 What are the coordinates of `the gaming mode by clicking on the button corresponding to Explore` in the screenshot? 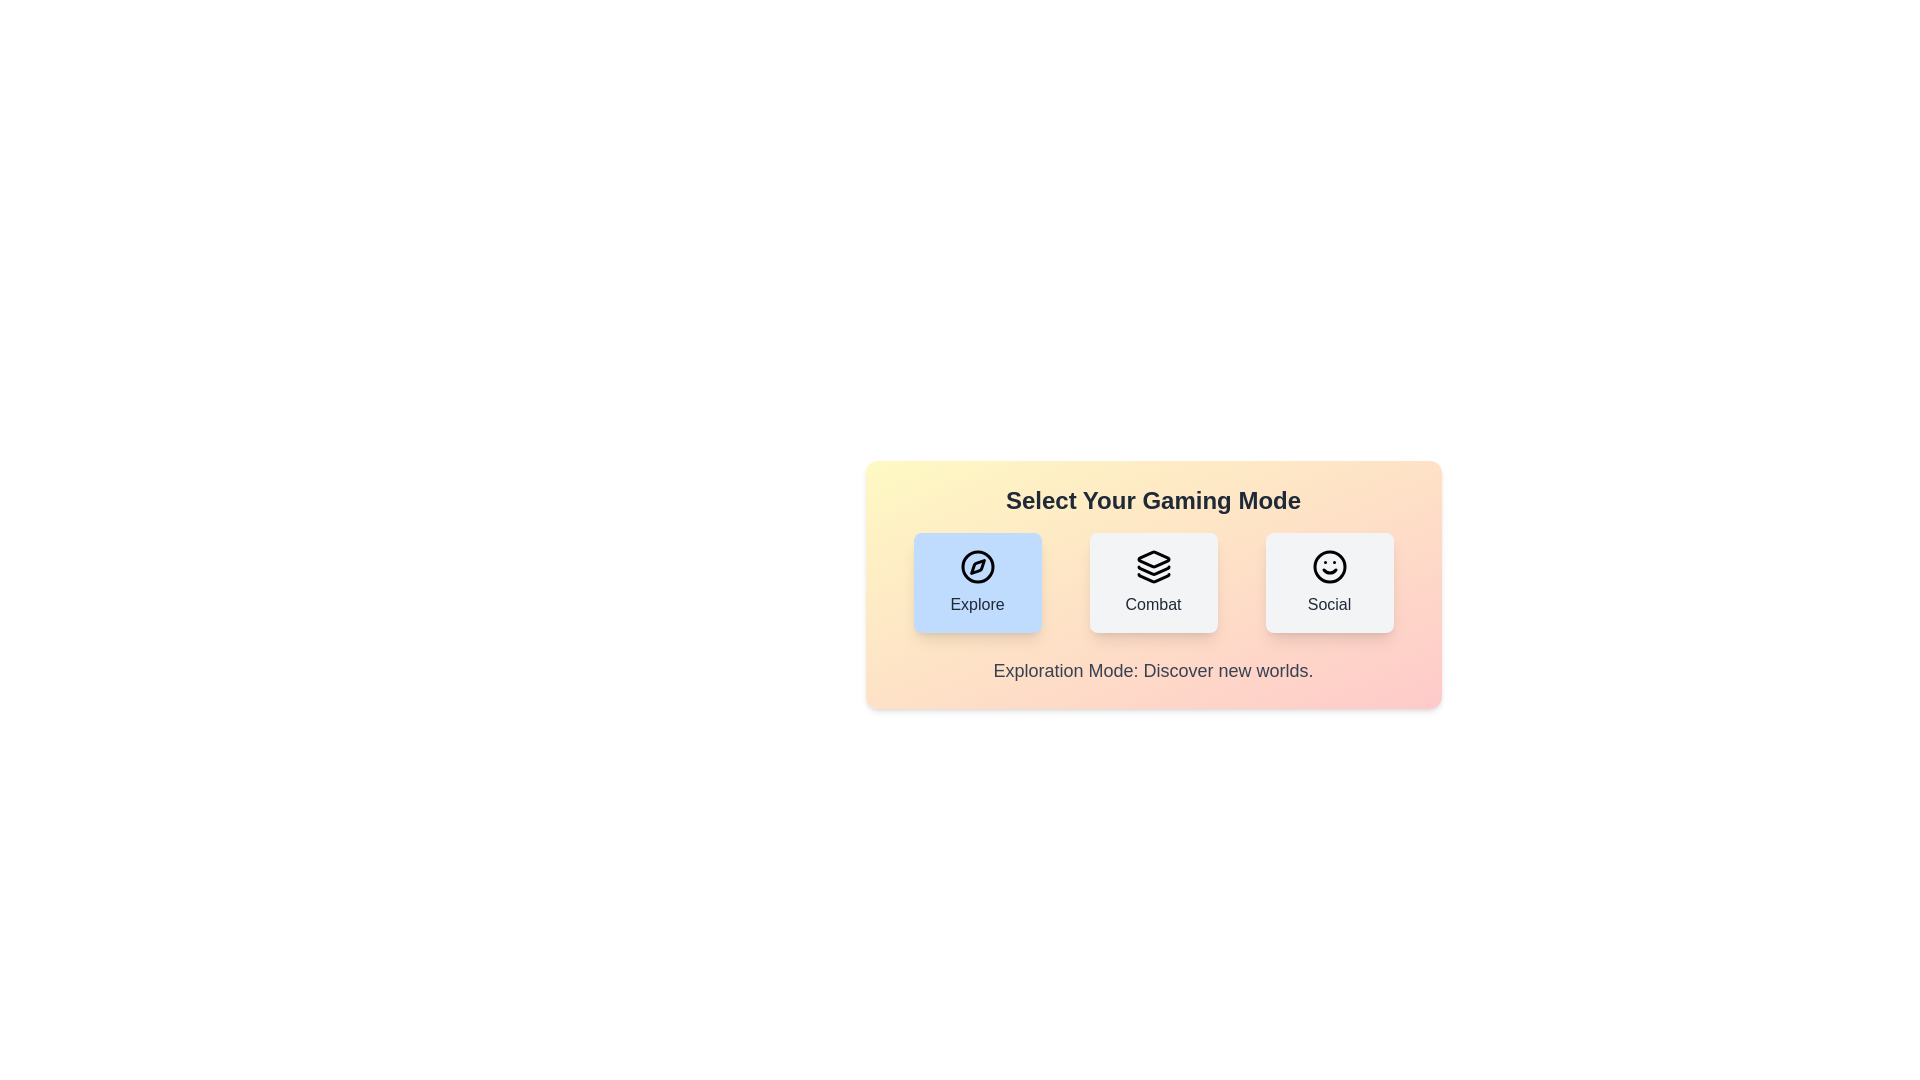 It's located at (977, 582).